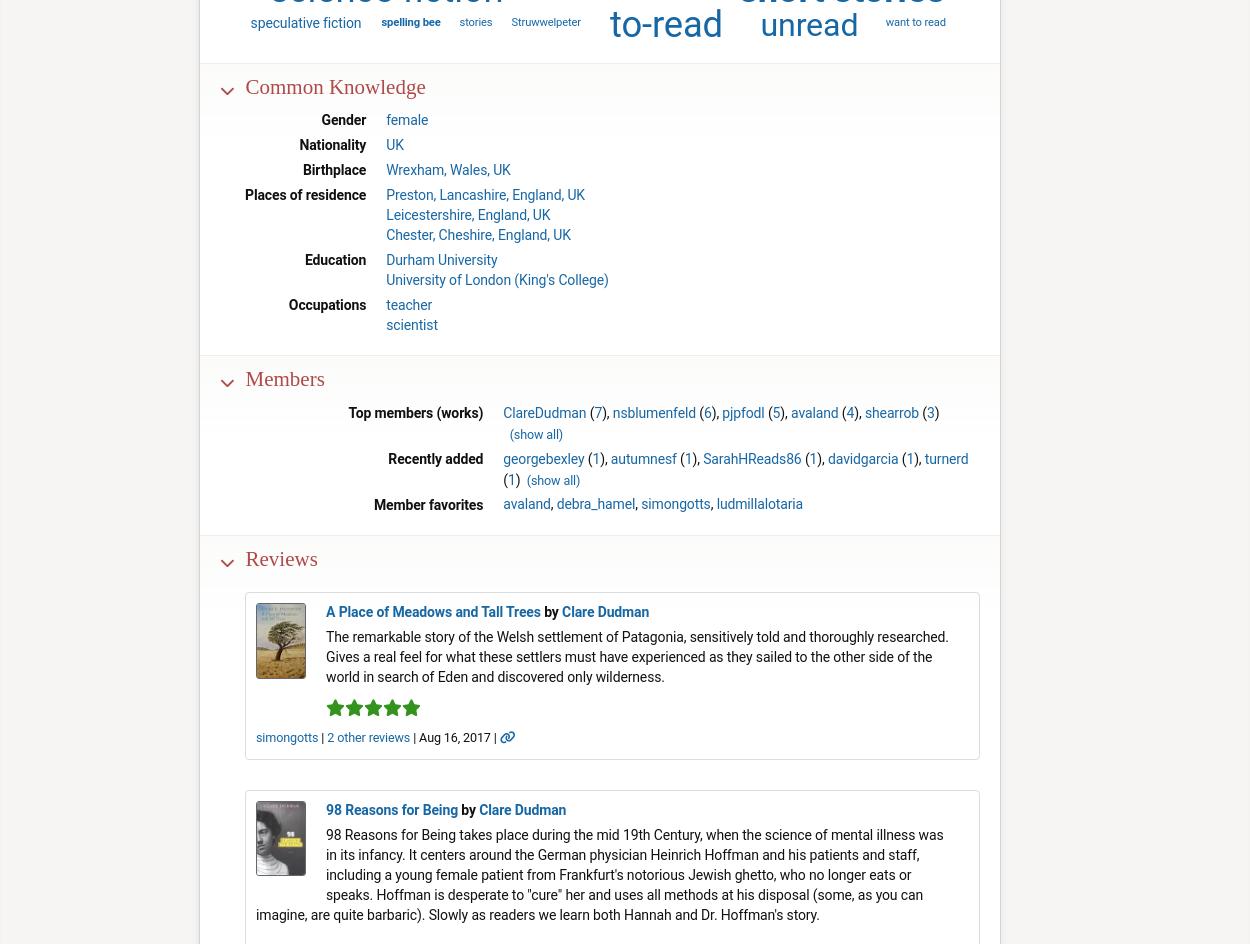 This screenshot has width=1250, height=944. I want to click on 'Member favorites', so click(428, 505).